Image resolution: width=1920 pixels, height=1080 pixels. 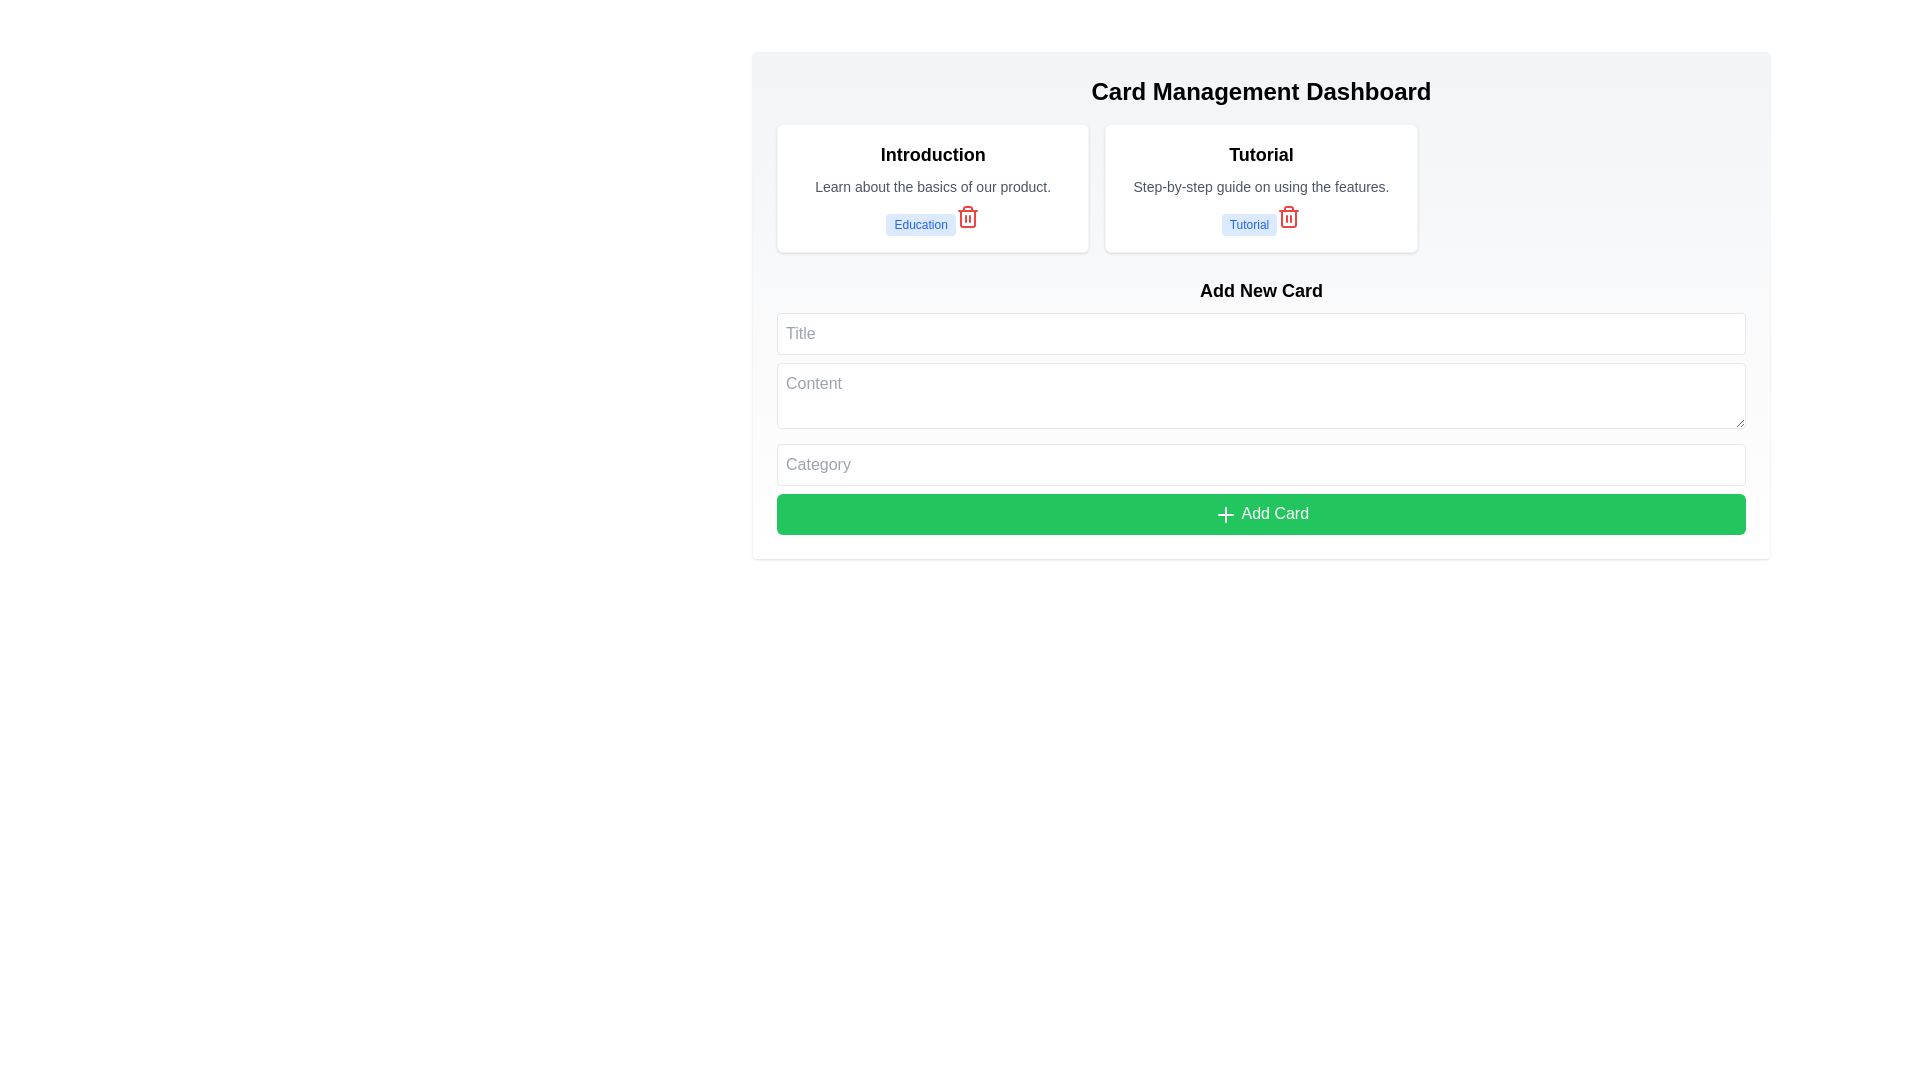 I want to click on text header 'Introduction' which is styled in bold and larger font, positioned at the top-center of the card in the grid layout, so click(x=932, y=153).